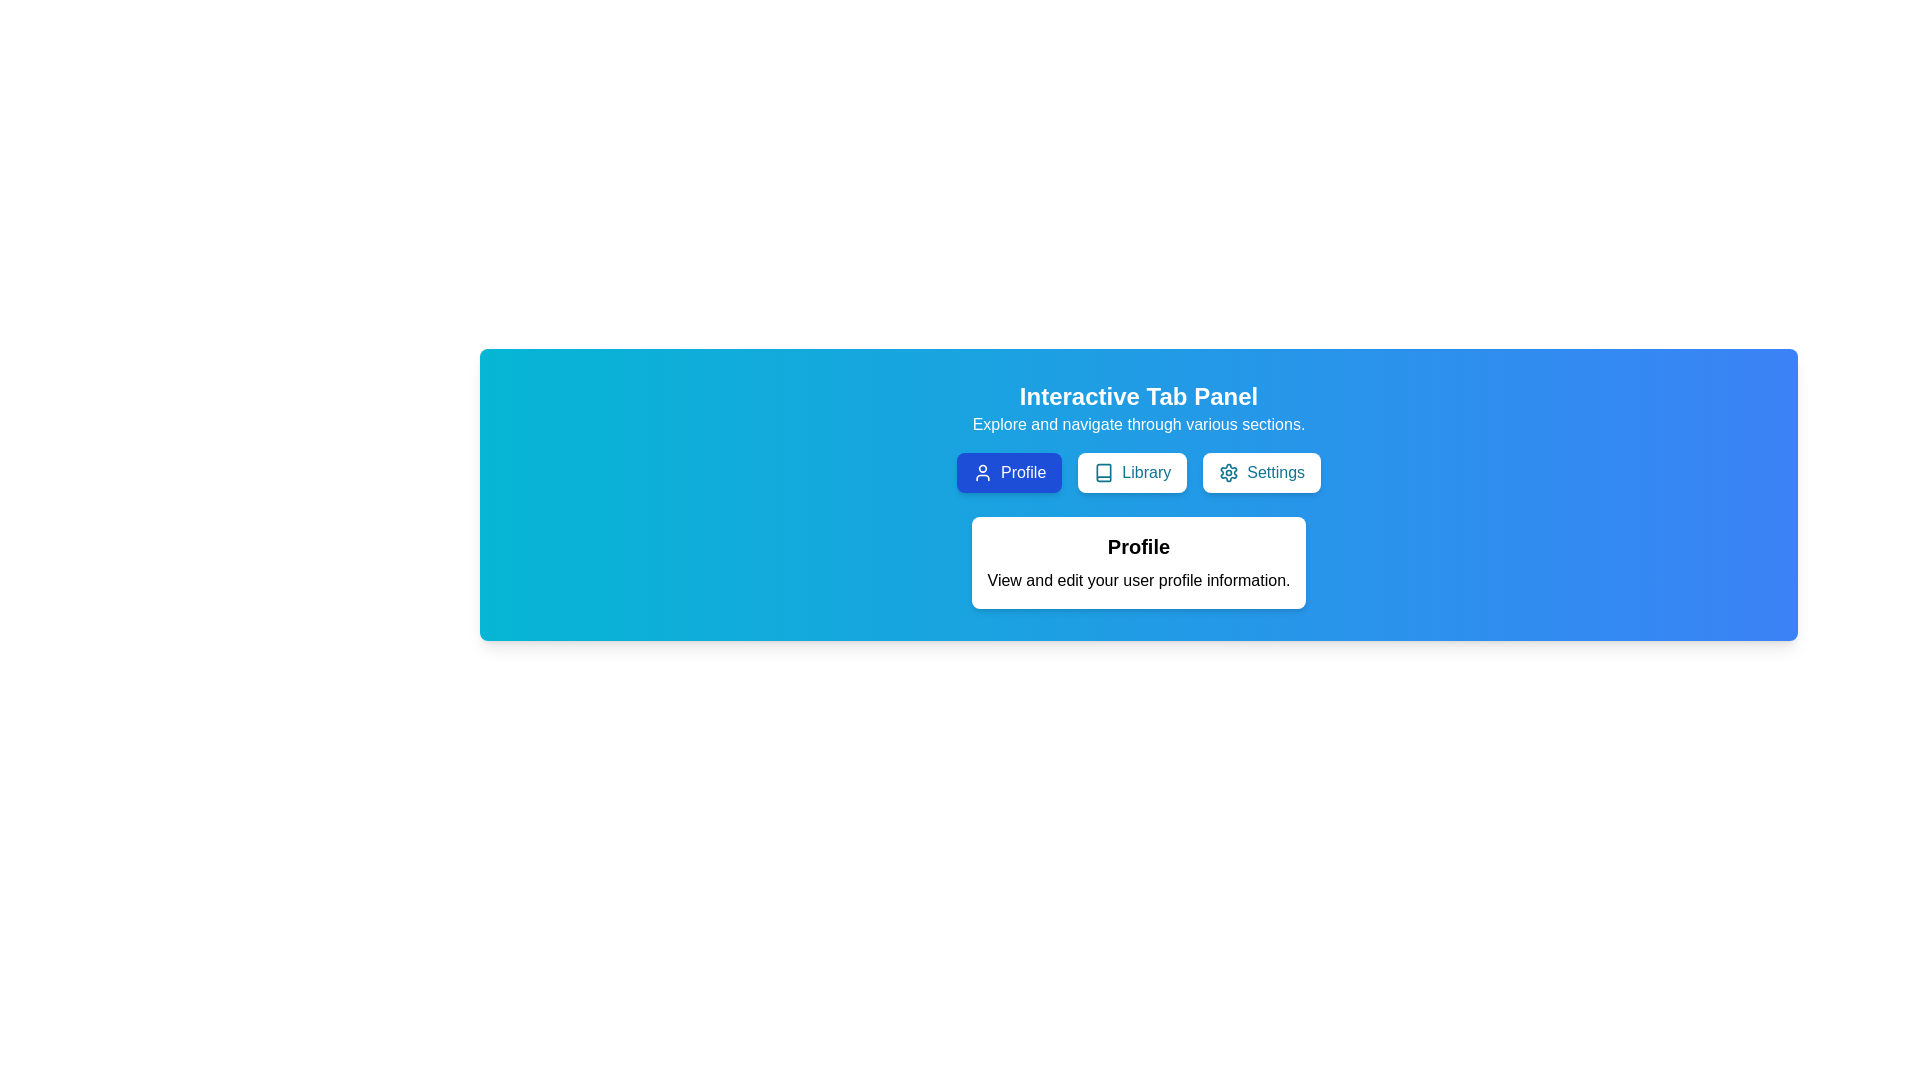  I want to click on the Library tab, so click(1132, 473).